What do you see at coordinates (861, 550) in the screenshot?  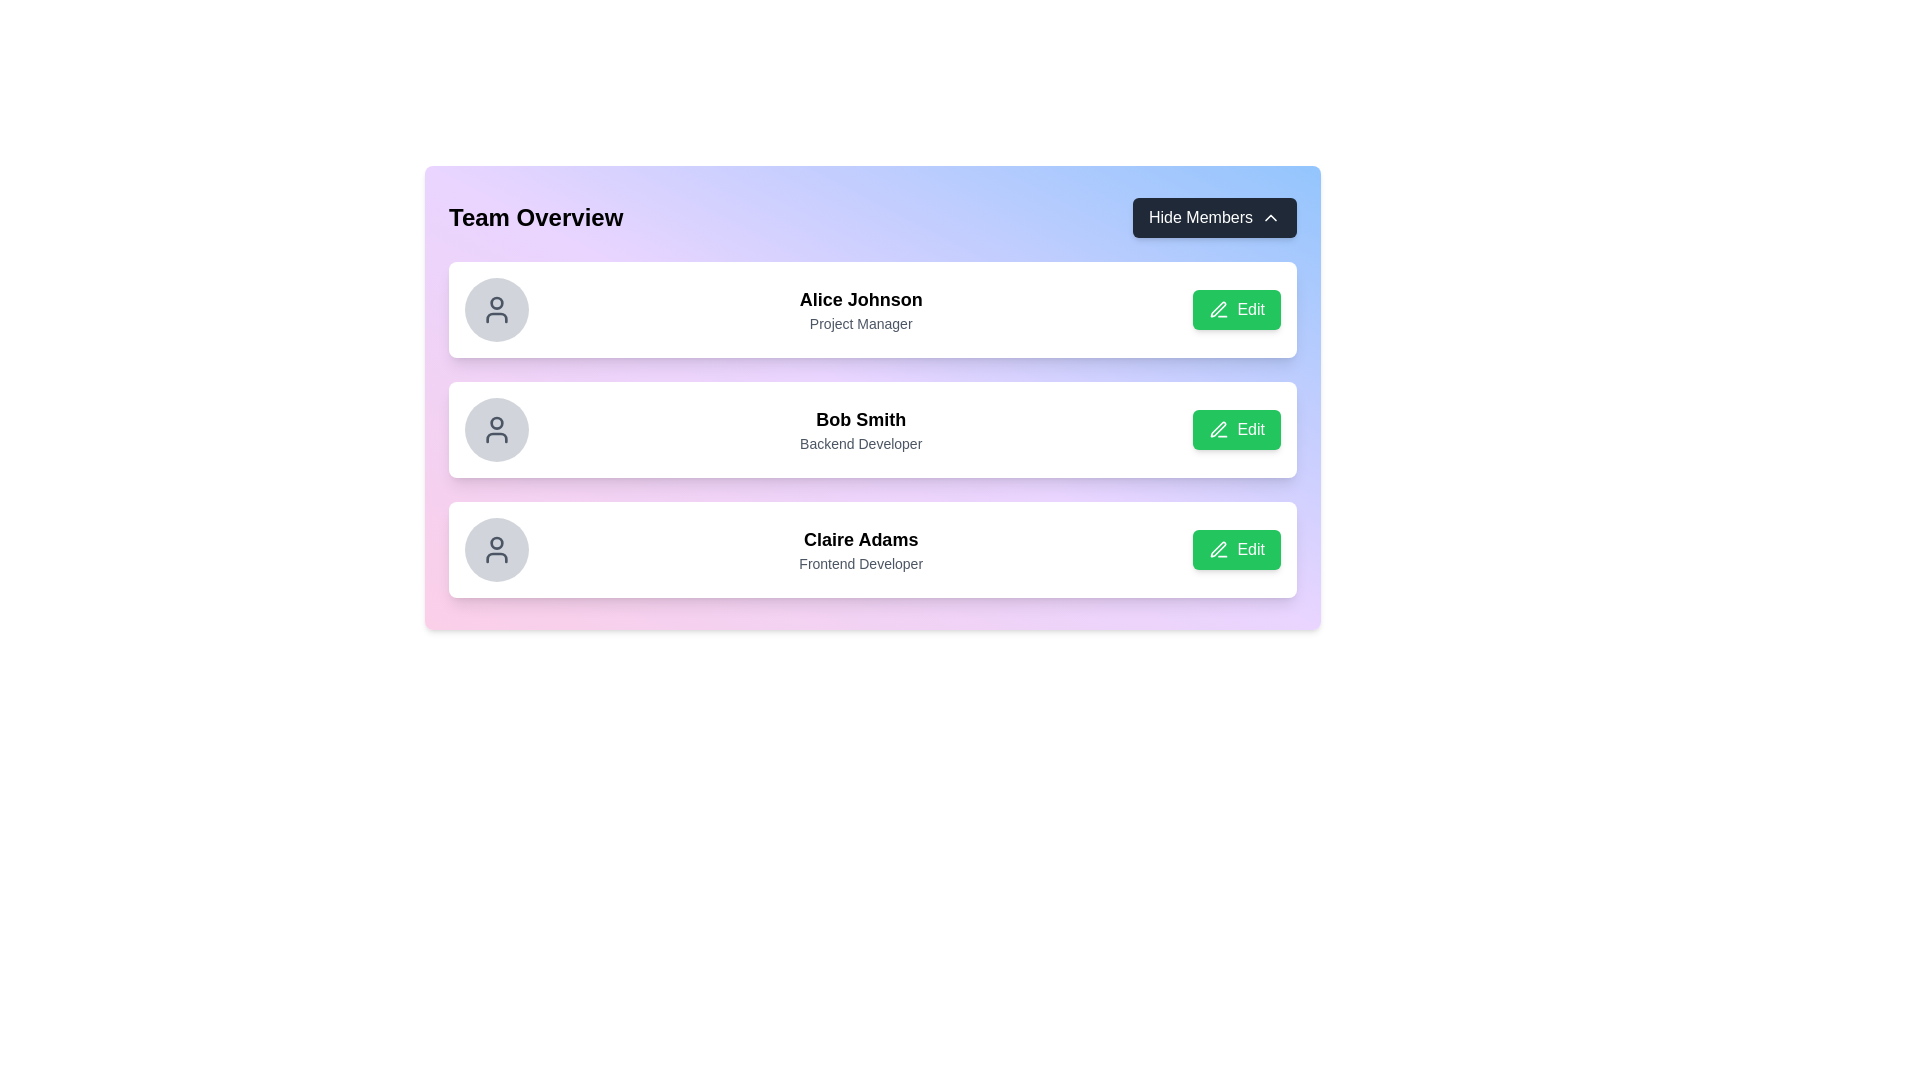 I see `text content that presents the name and role of a team member in the central area of the third card in the team overview interface` at bounding box center [861, 550].